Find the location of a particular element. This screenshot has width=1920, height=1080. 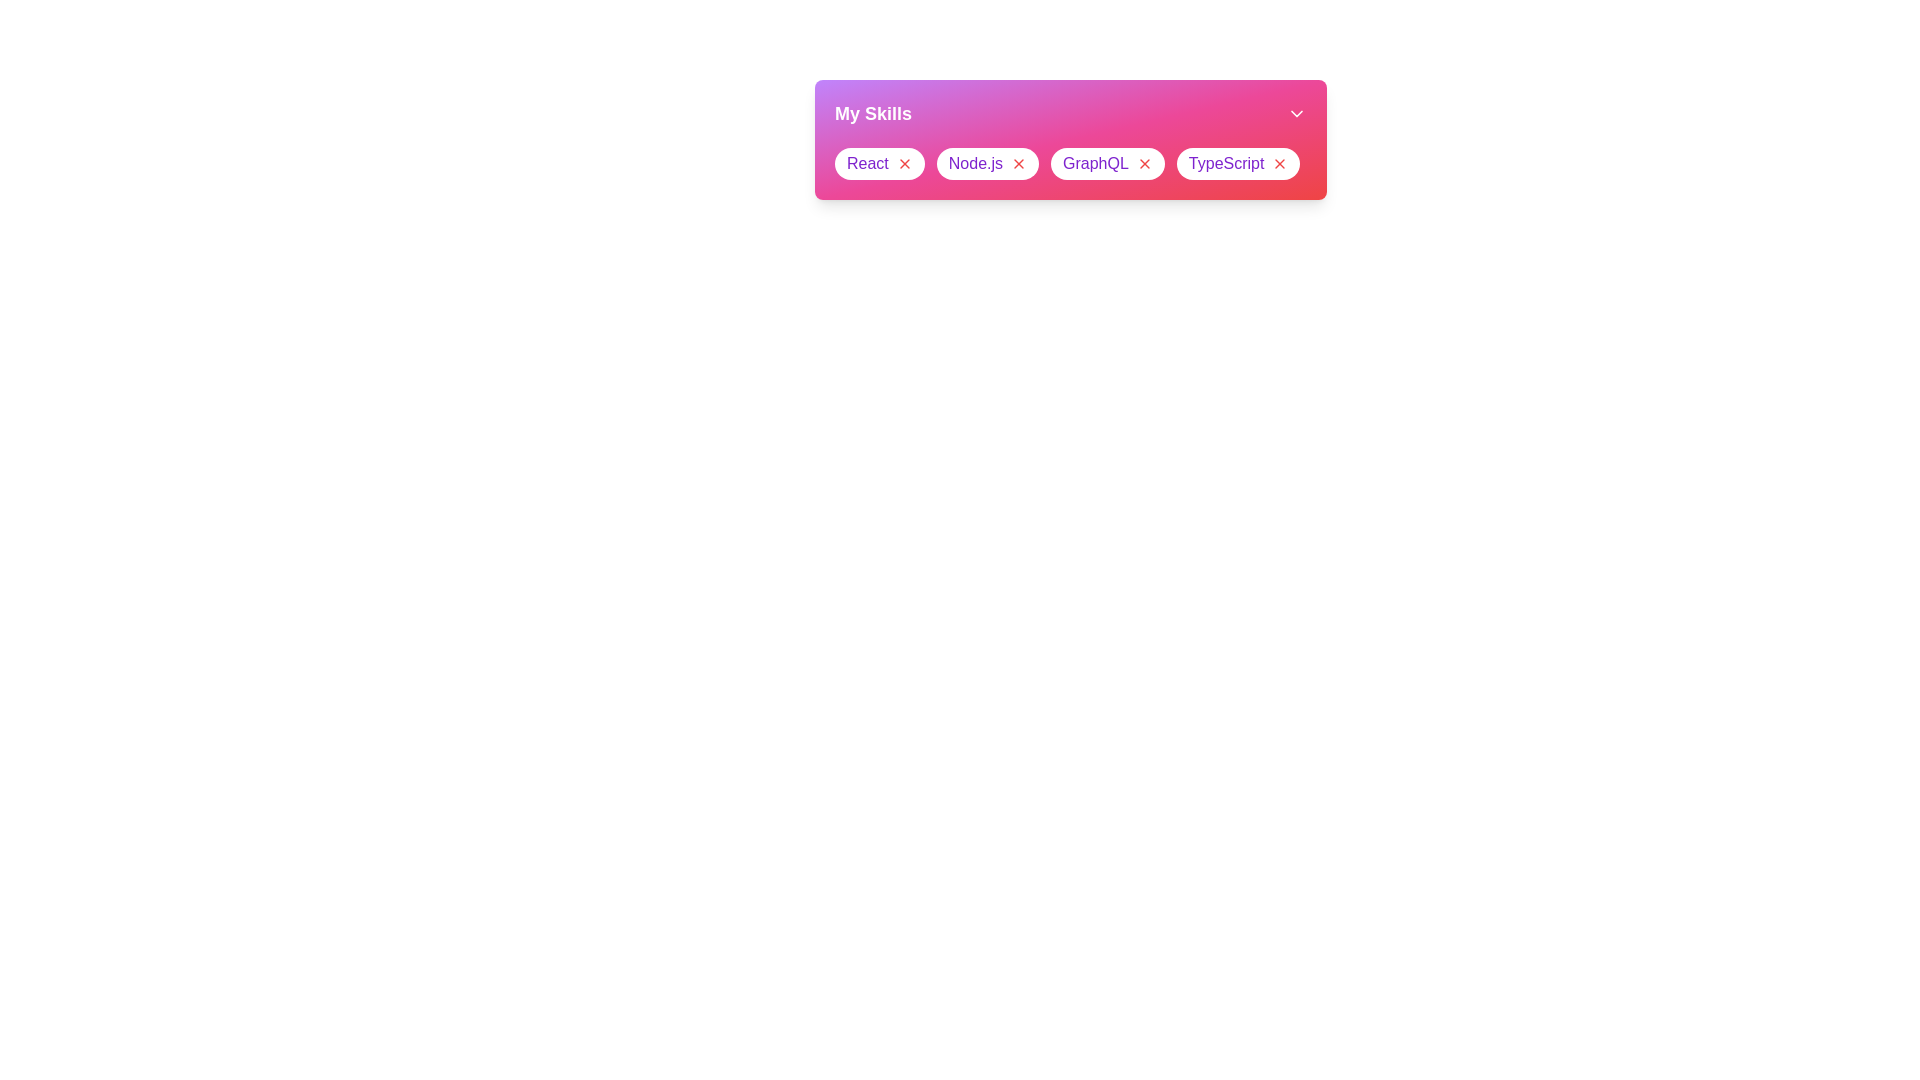

the close button of the skill chip labeled Node.js is located at coordinates (1019, 163).